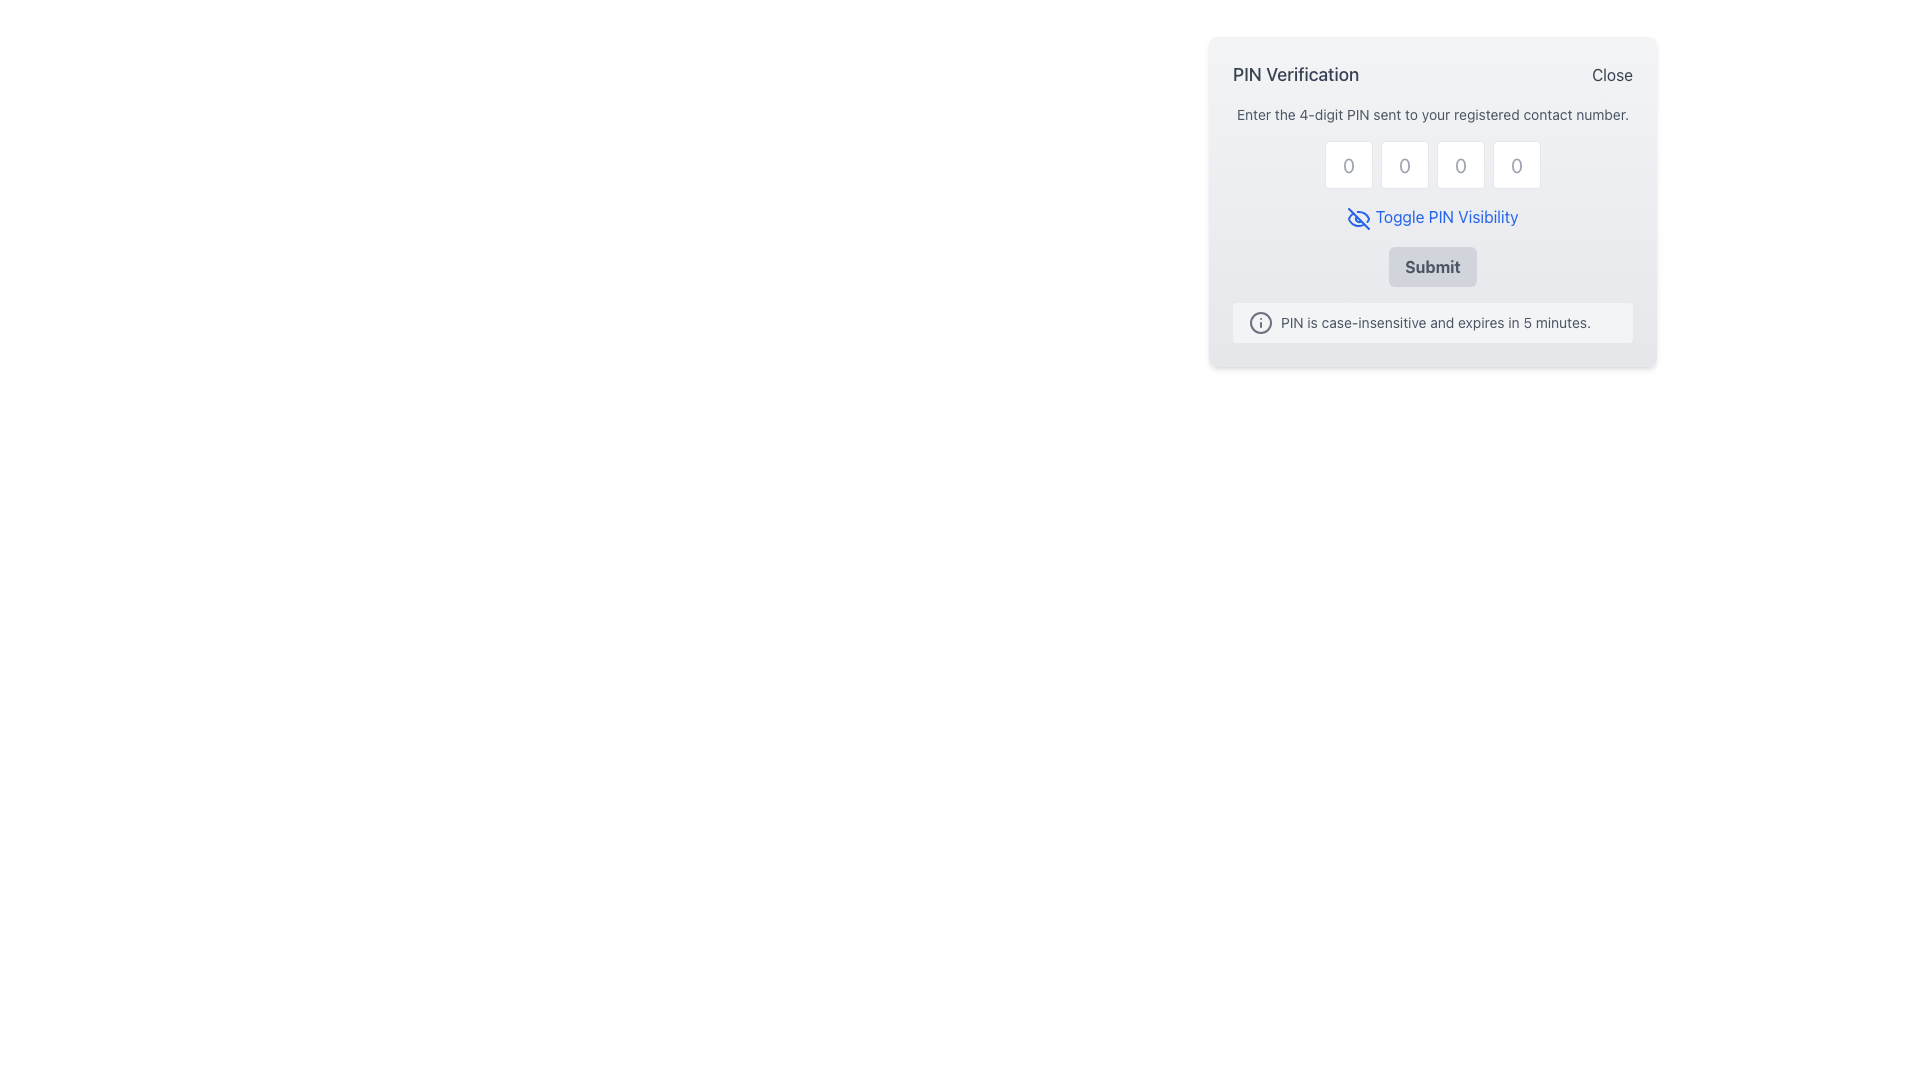 The width and height of the screenshot is (1920, 1080). What do you see at coordinates (1431, 217) in the screenshot?
I see `the hyperlink that toggles the visibility of the PIN in the PIN verification form to underline the text` at bounding box center [1431, 217].